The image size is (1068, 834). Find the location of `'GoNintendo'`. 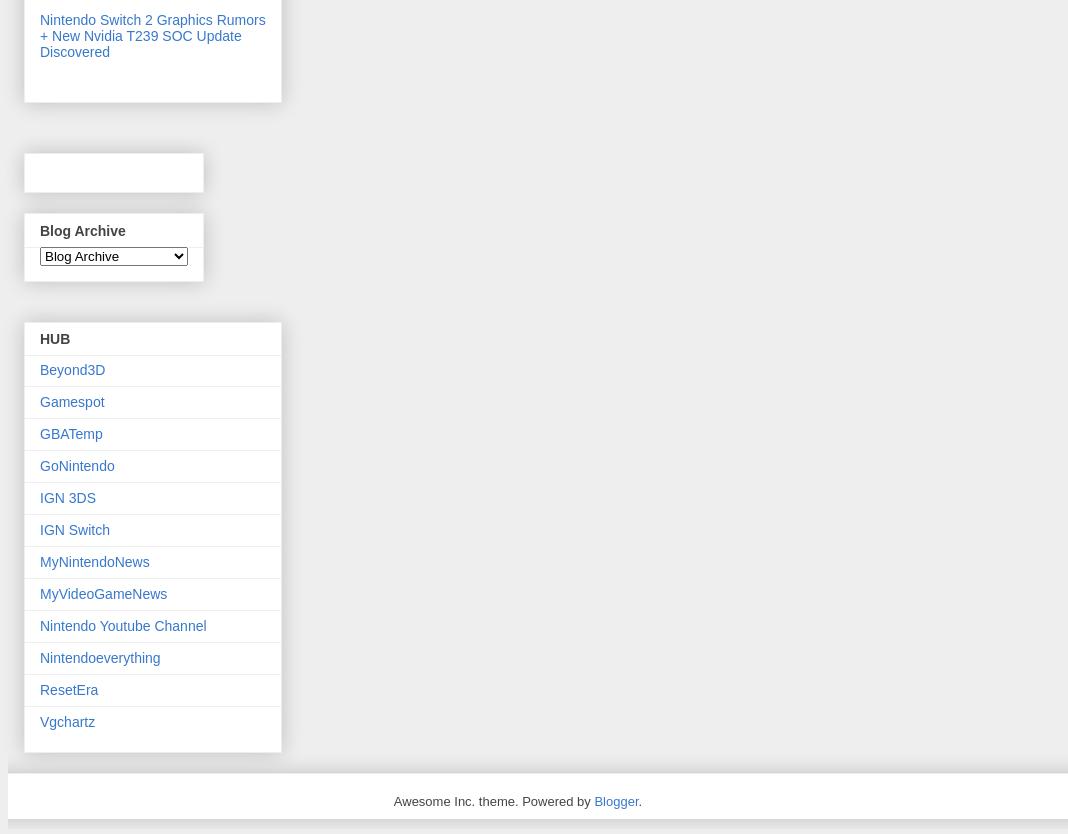

'GoNintendo' is located at coordinates (76, 465).